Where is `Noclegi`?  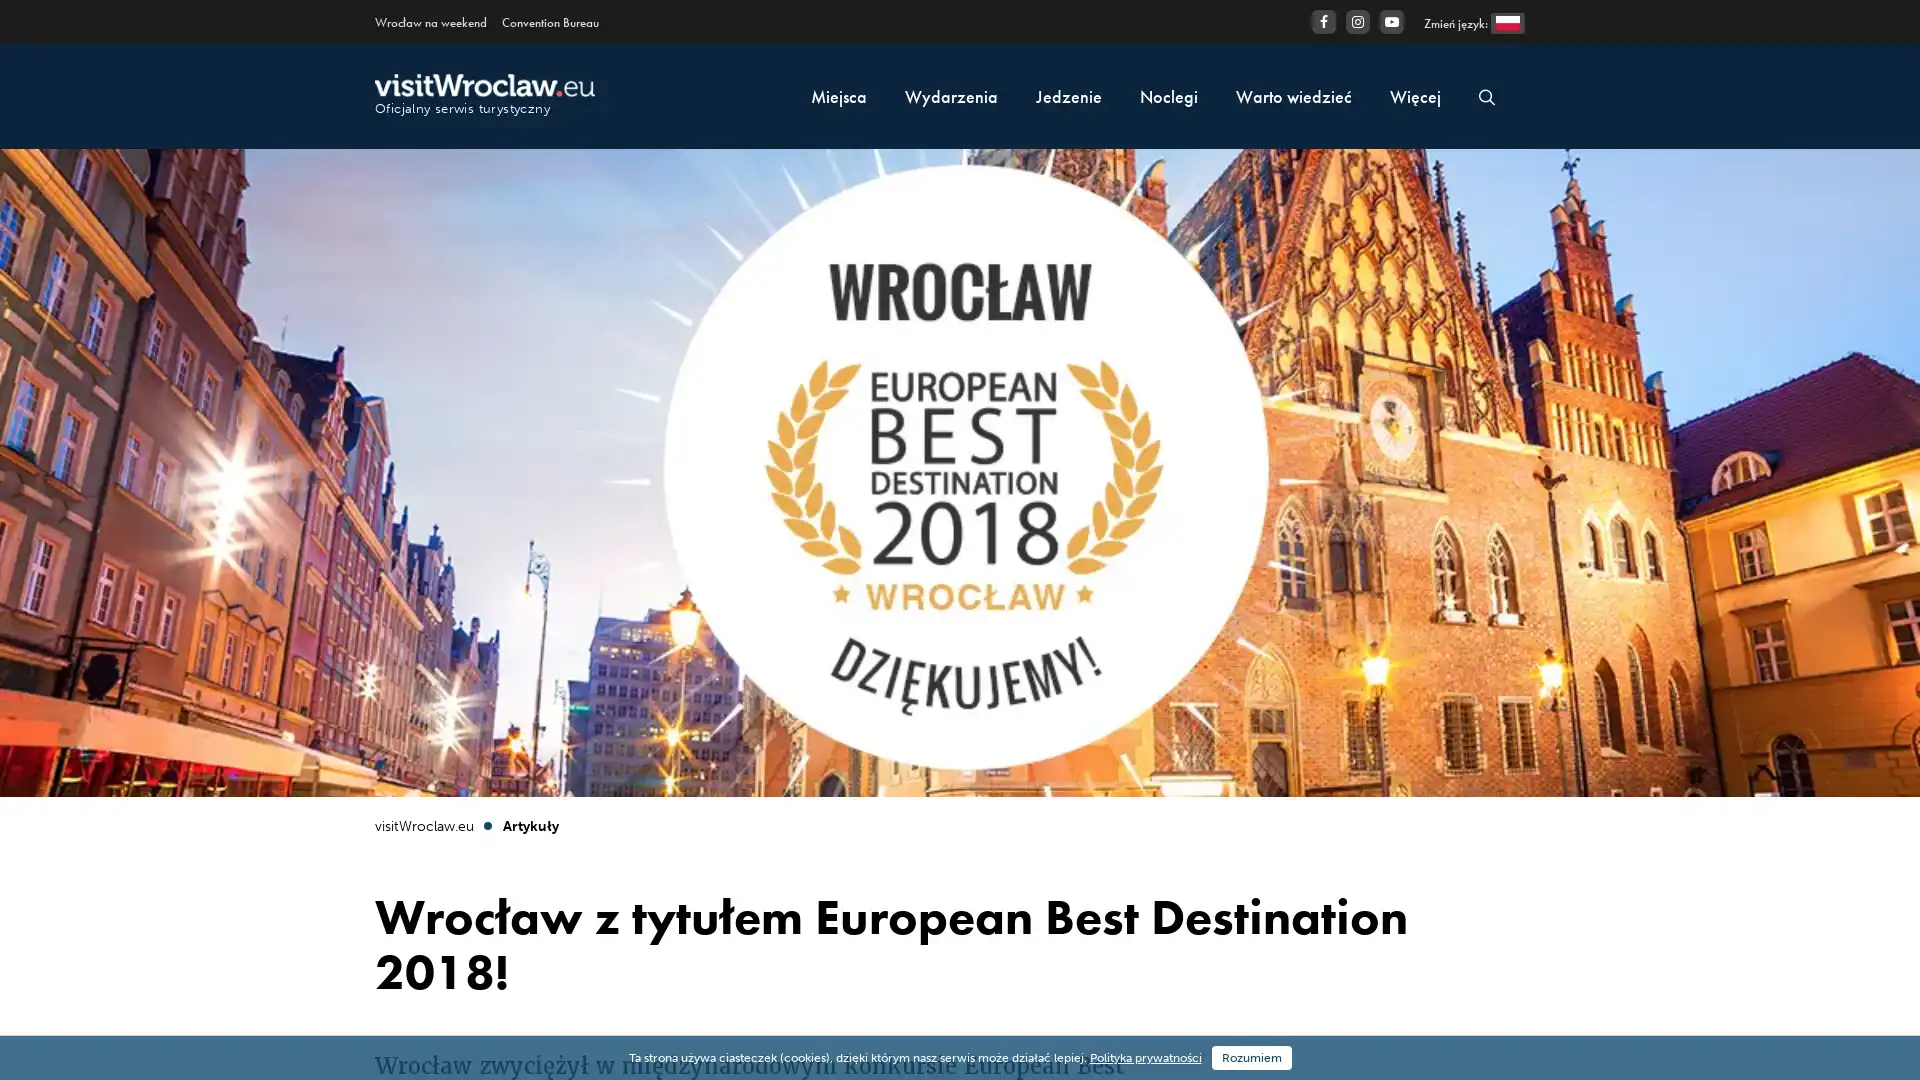 Noclegi is located at coordinates (1169, 96).